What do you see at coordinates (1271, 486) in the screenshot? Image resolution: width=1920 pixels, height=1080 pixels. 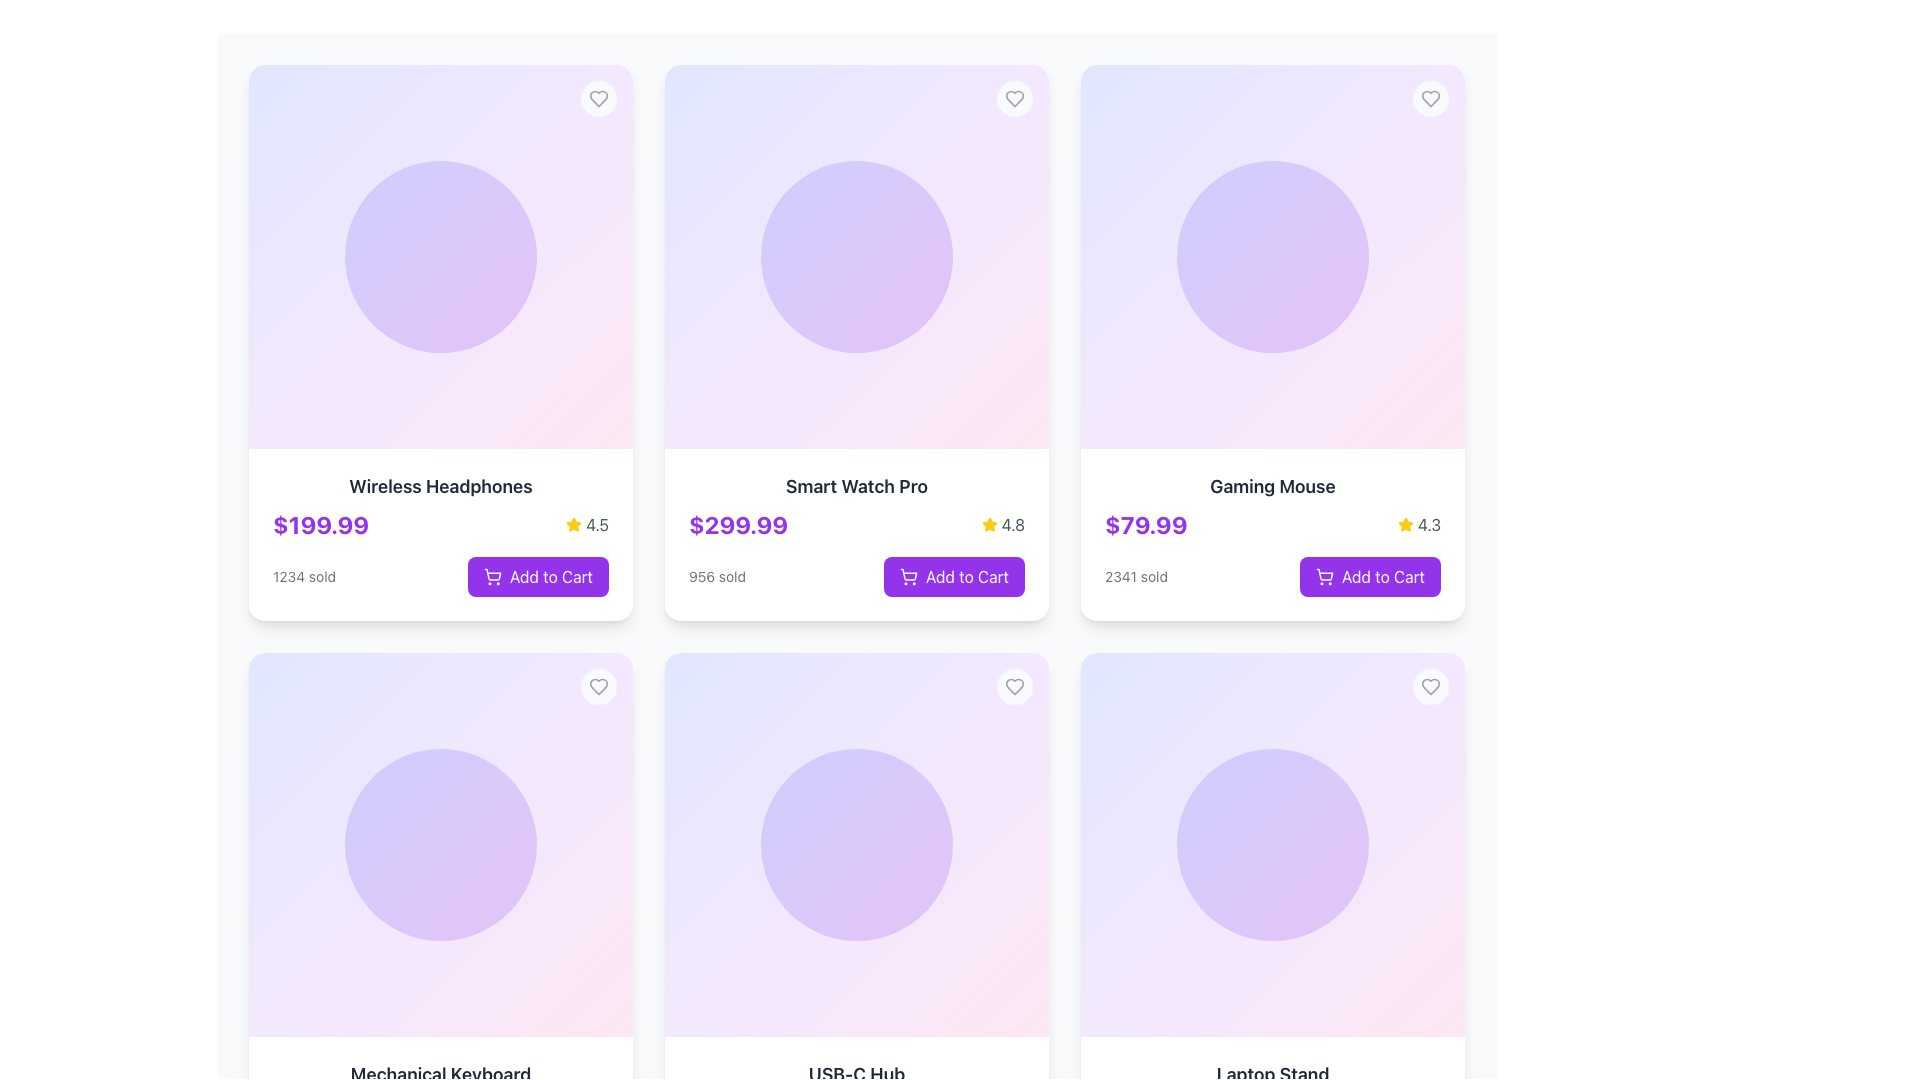 I see `text label displaying 'Gaming Mouse' in bold and larger font size, located in the third card of the first row in the product grid, above the price and rating details` at bounding box center [1271, 486].